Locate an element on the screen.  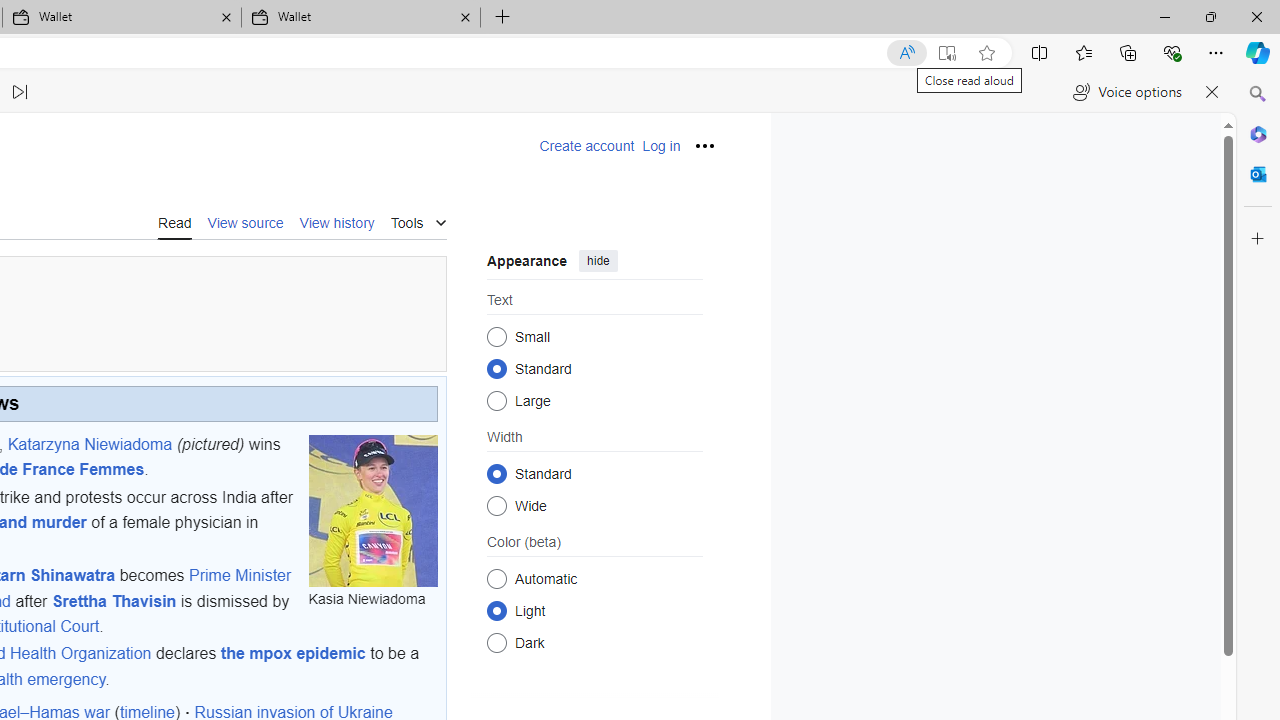
'Read next paragraph' is located at coordinates (19, 92).